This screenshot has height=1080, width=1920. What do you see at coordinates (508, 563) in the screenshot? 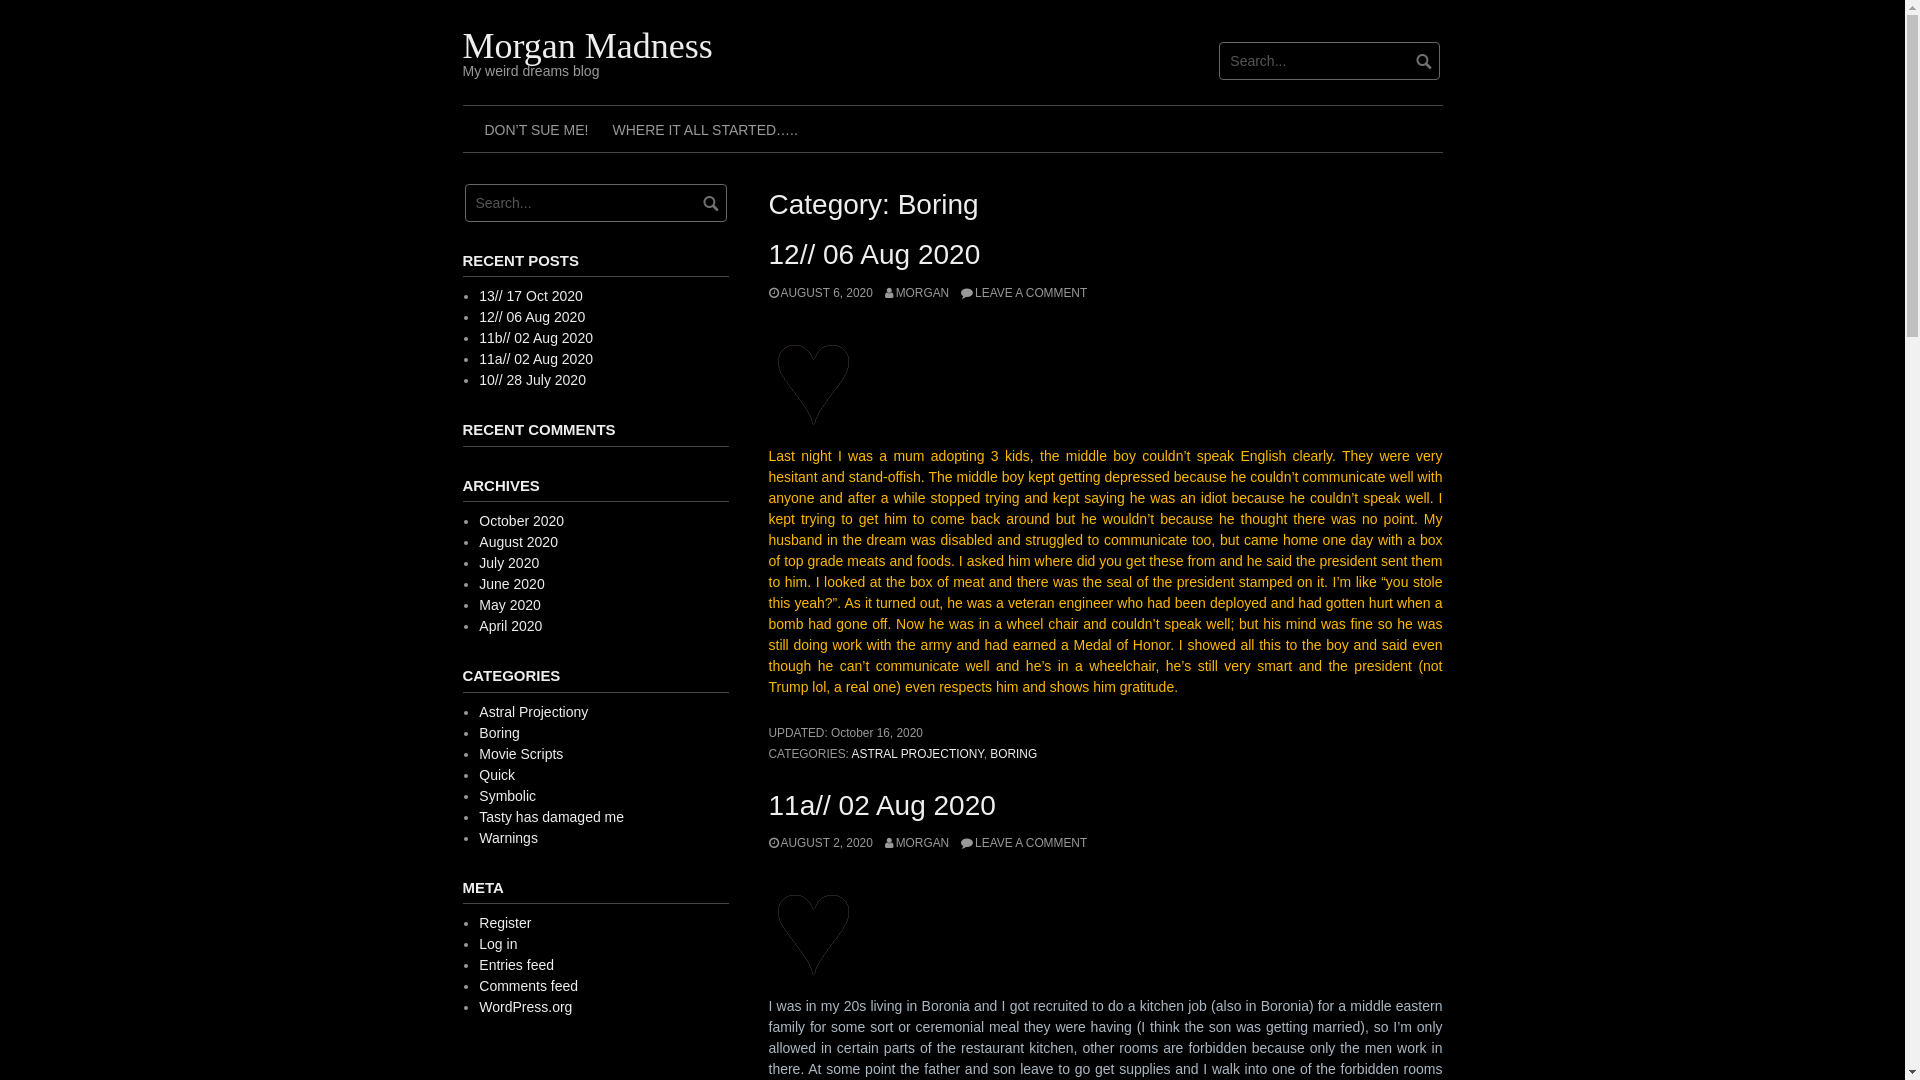
I see `'July 2020'` at bounding box center [508, 563].